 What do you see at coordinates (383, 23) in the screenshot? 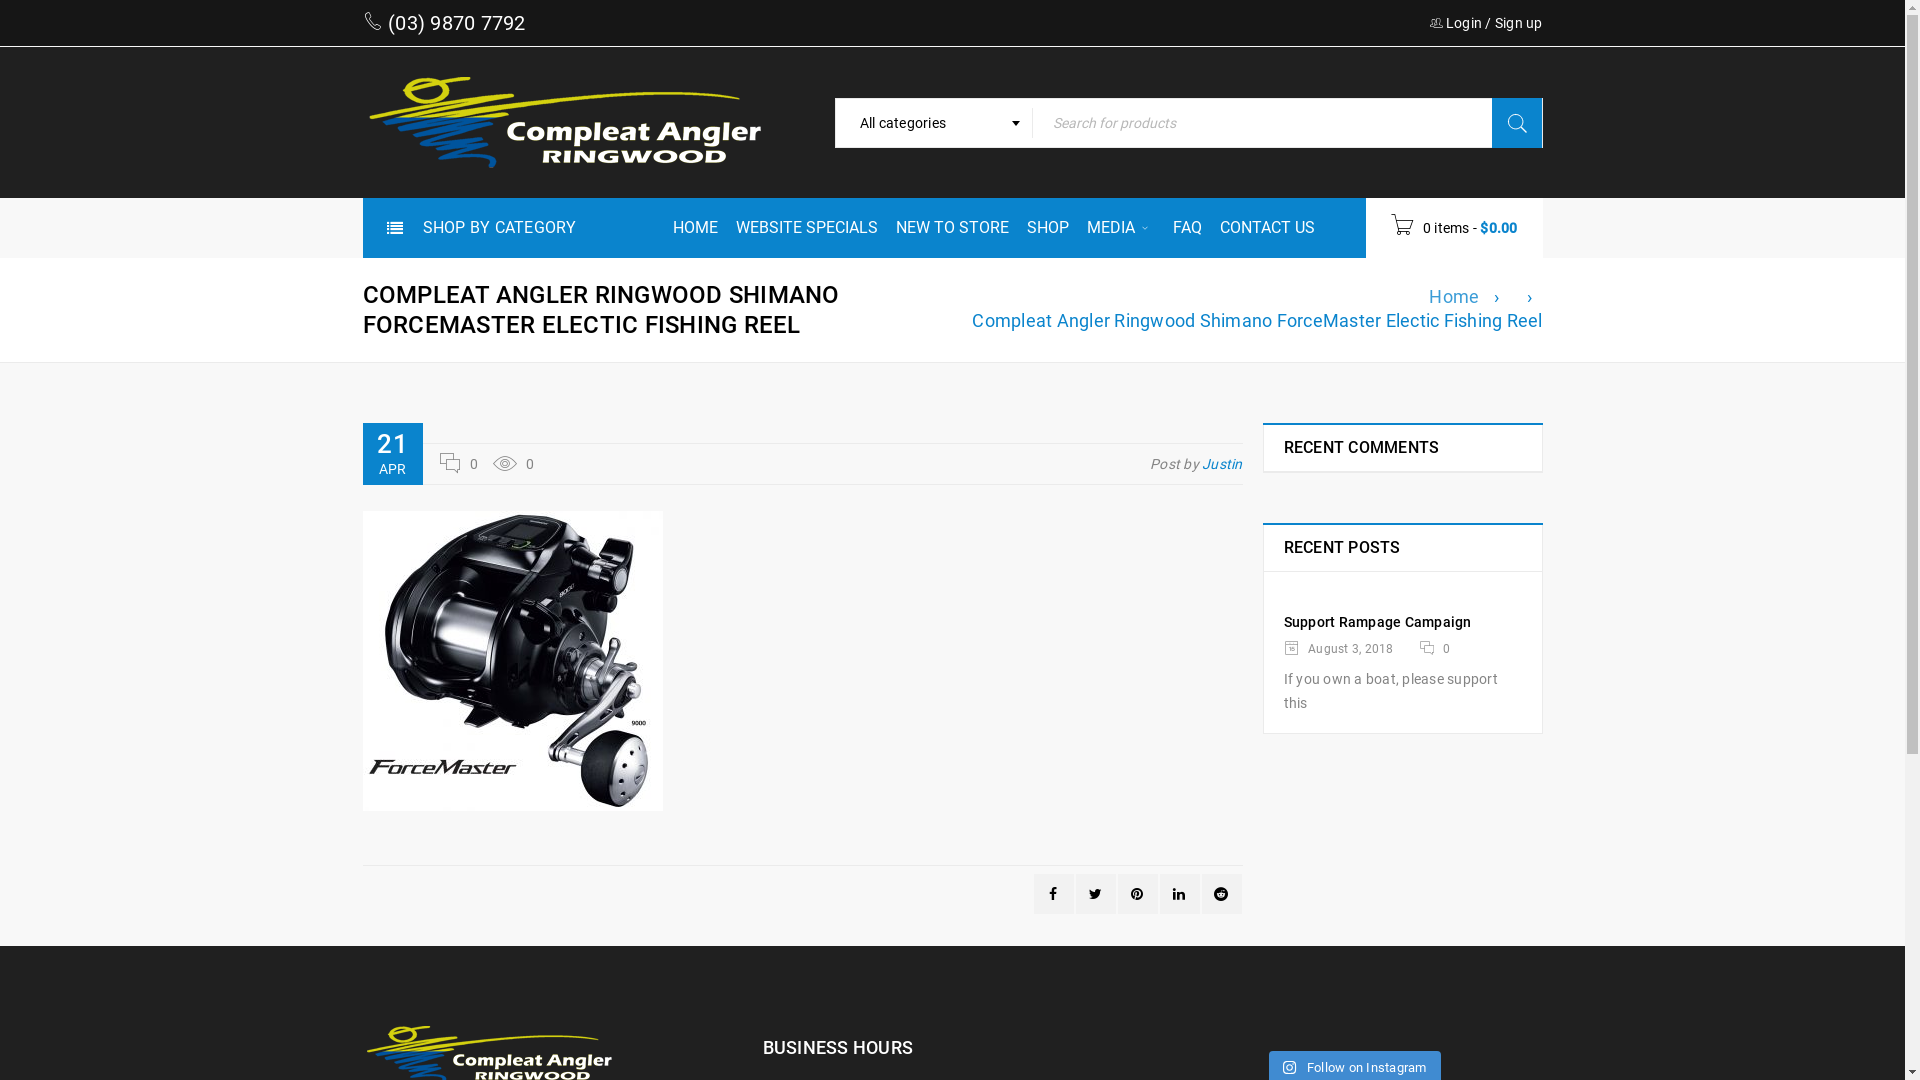
I see `'(03) 9870 7792'` at bounding box center [383, 23].